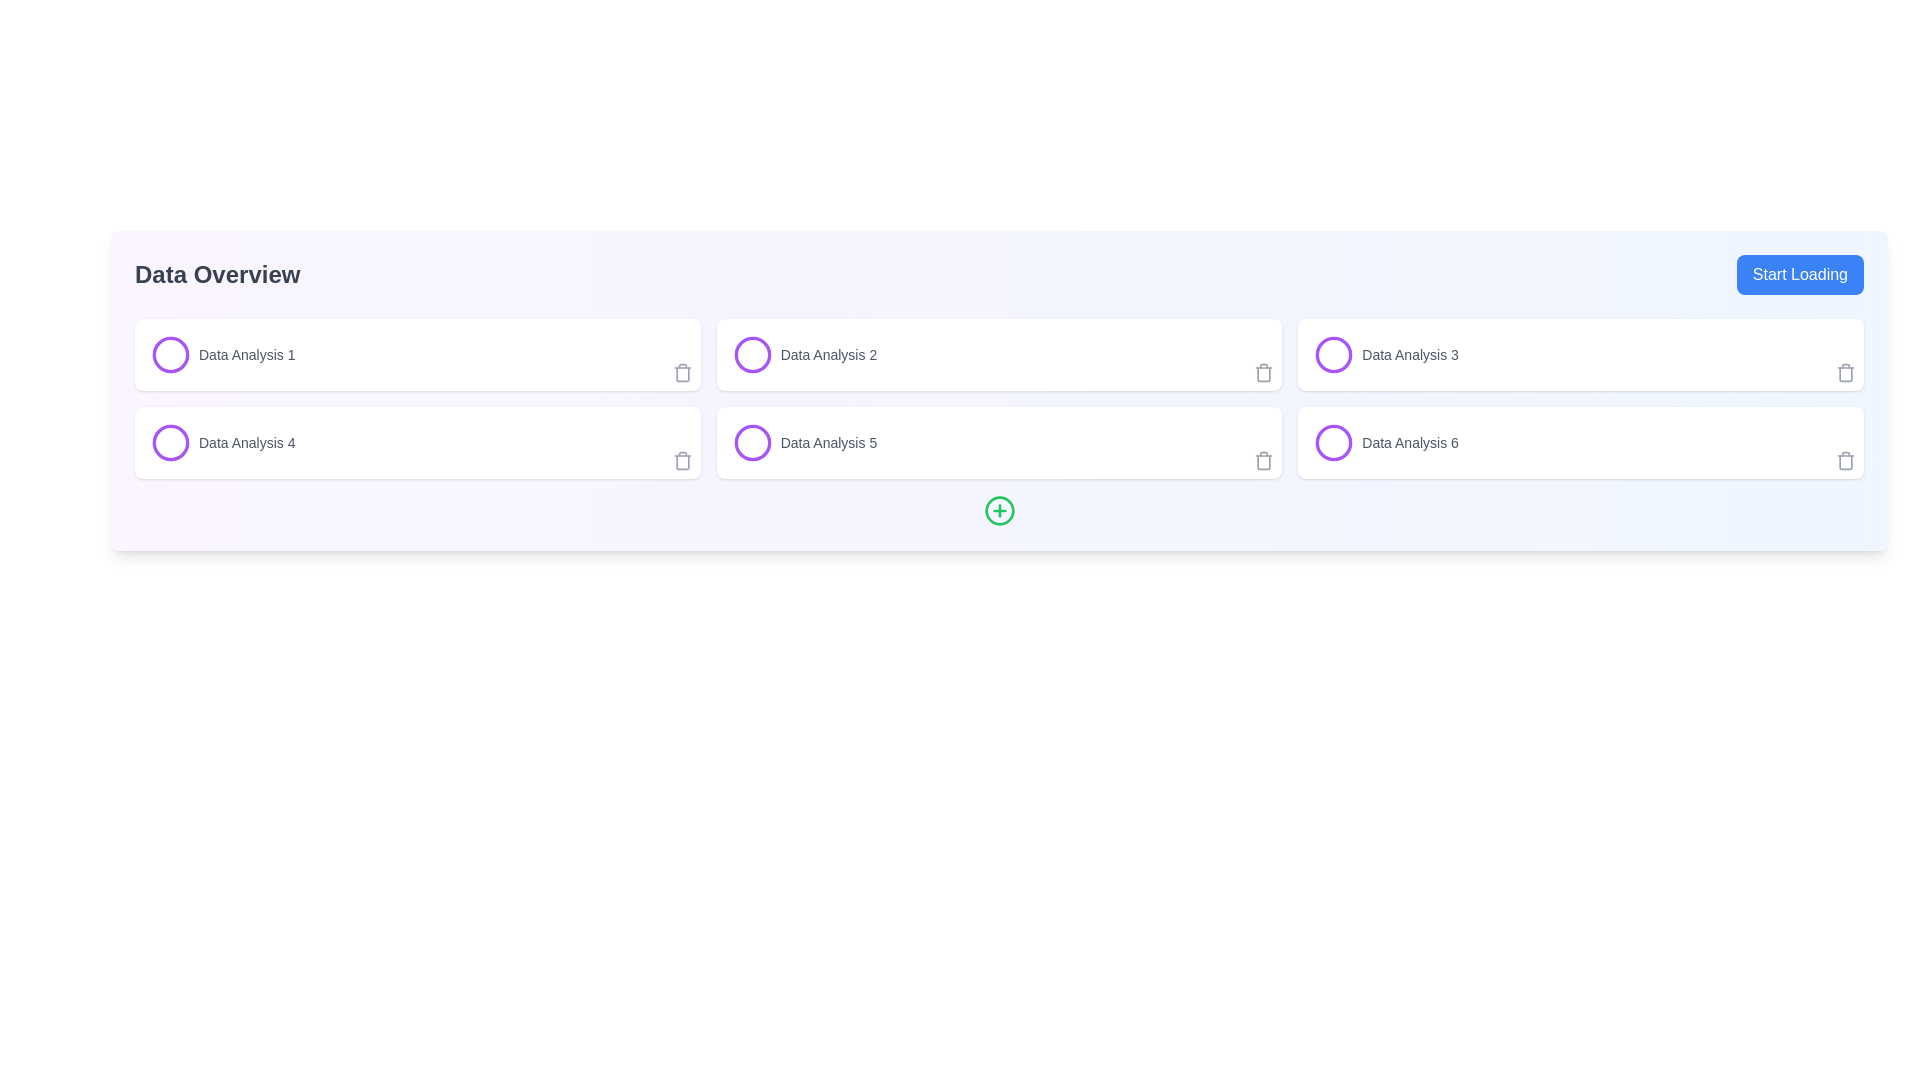  Describe the element at coordinates (1334, 442) in the screenshot. I see `the hollow purple circular icon located in the bottom-right of the grid layout adjacent to the 'Data Analysis 6' label to emphasize it` at that location.